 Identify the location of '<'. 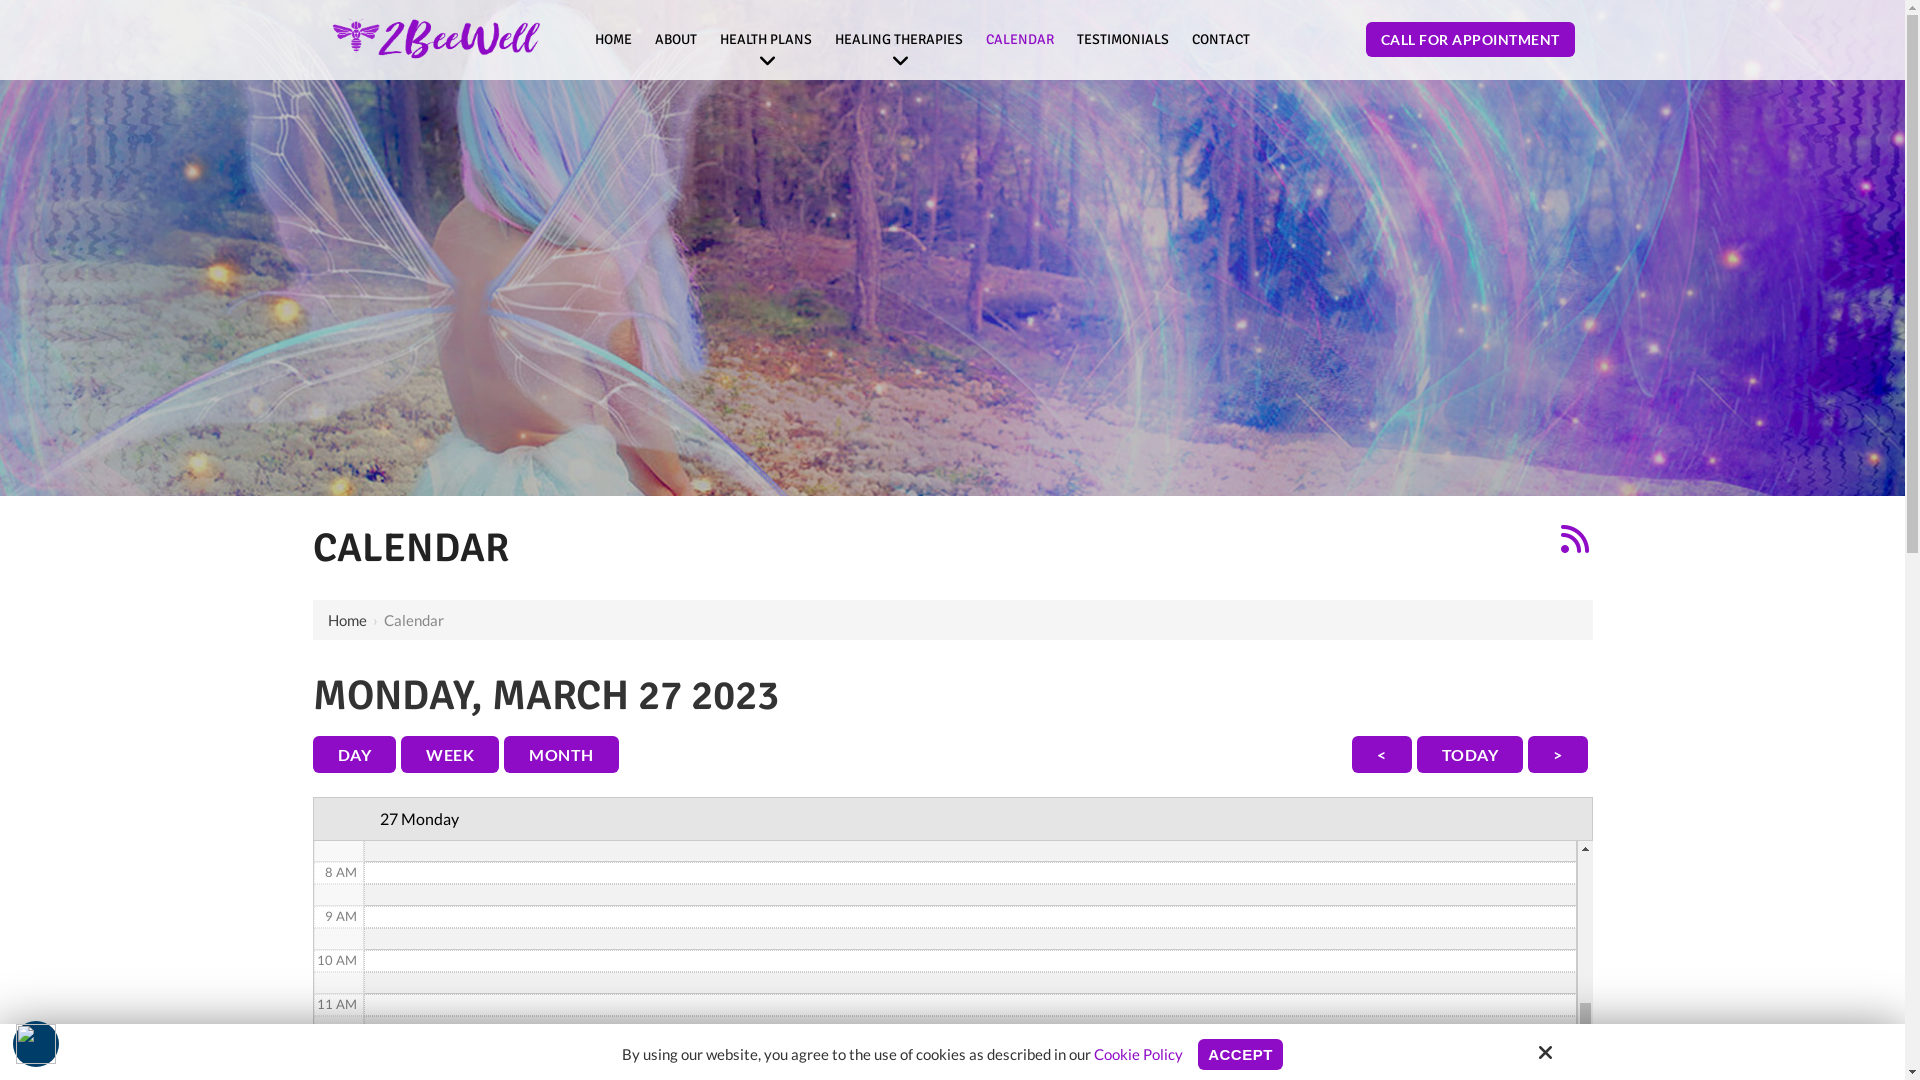
(1381, 754).